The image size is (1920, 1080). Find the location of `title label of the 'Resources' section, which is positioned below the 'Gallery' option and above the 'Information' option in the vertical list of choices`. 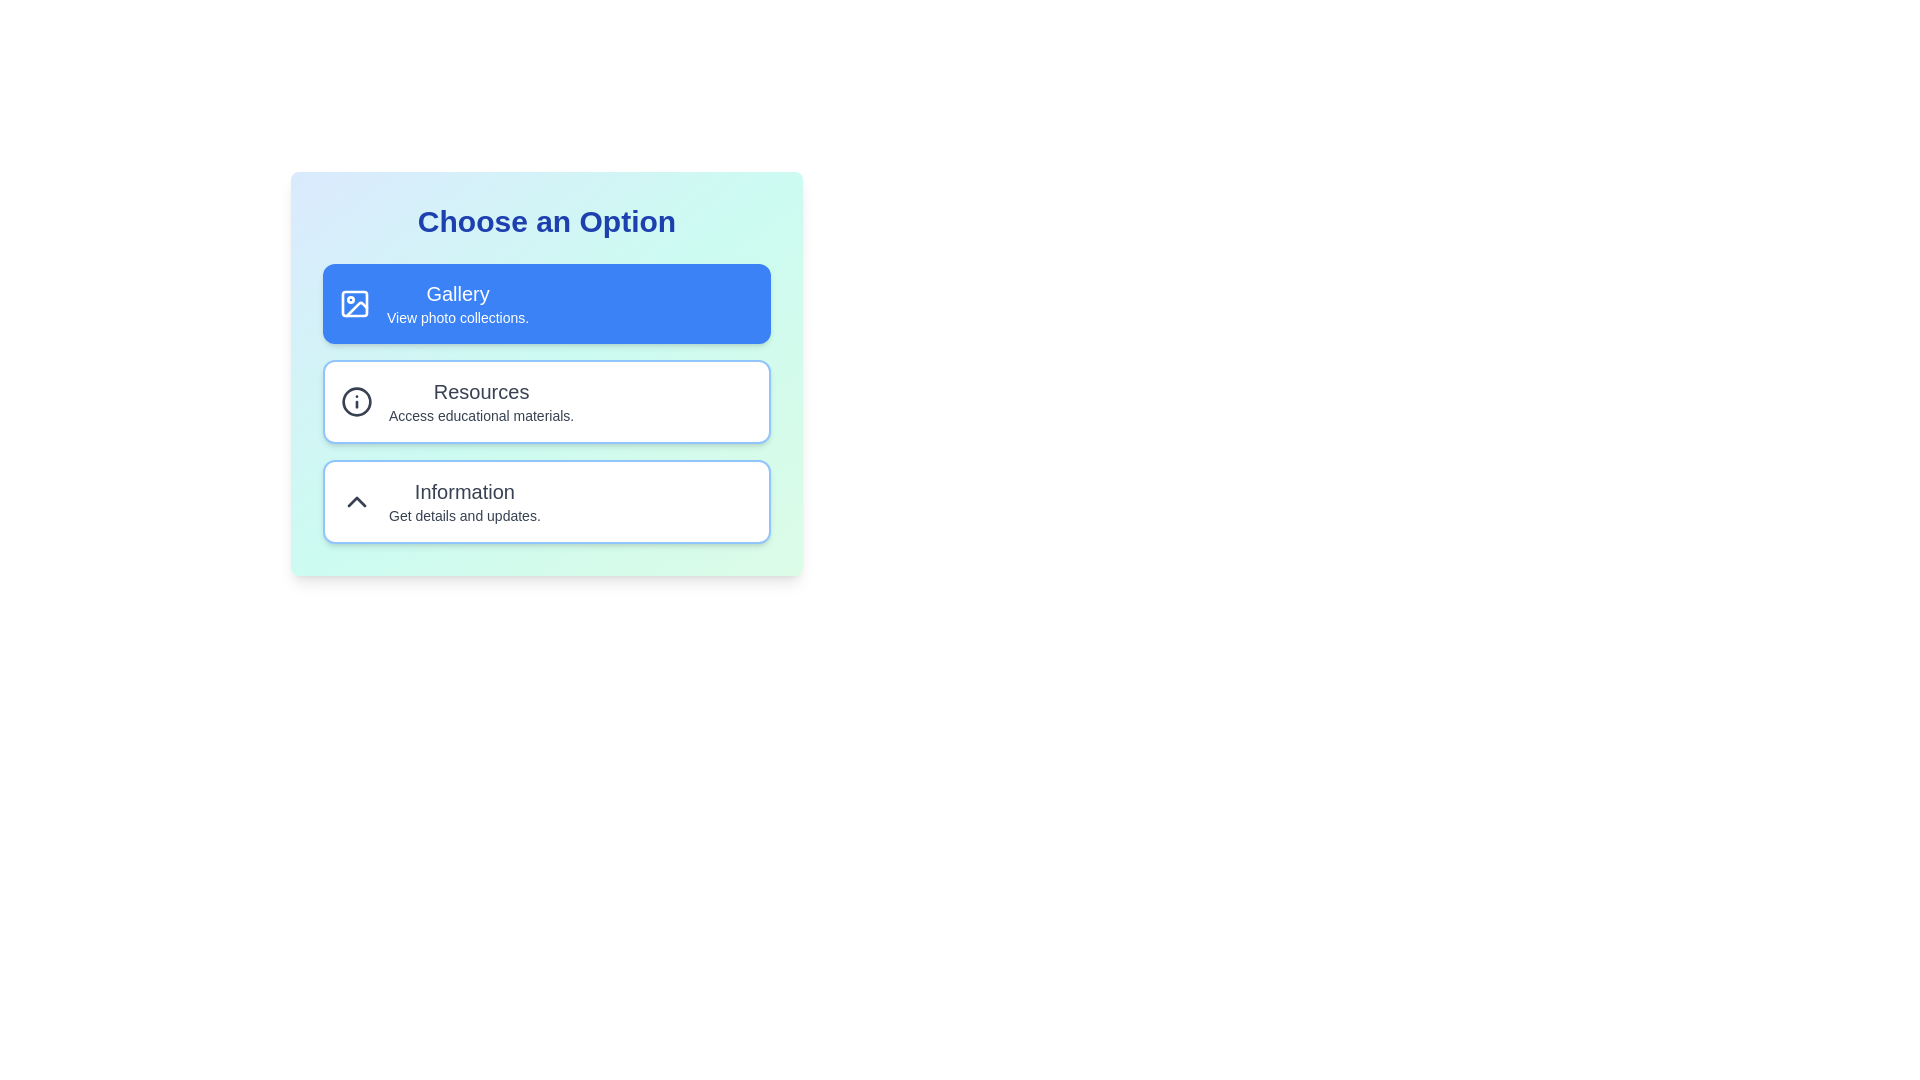

title label of the 'Resources' section, which is positioned below the 'Gallery' option and above the 'Information' option in the vertical list of choices is located at coordinates (481, 392).